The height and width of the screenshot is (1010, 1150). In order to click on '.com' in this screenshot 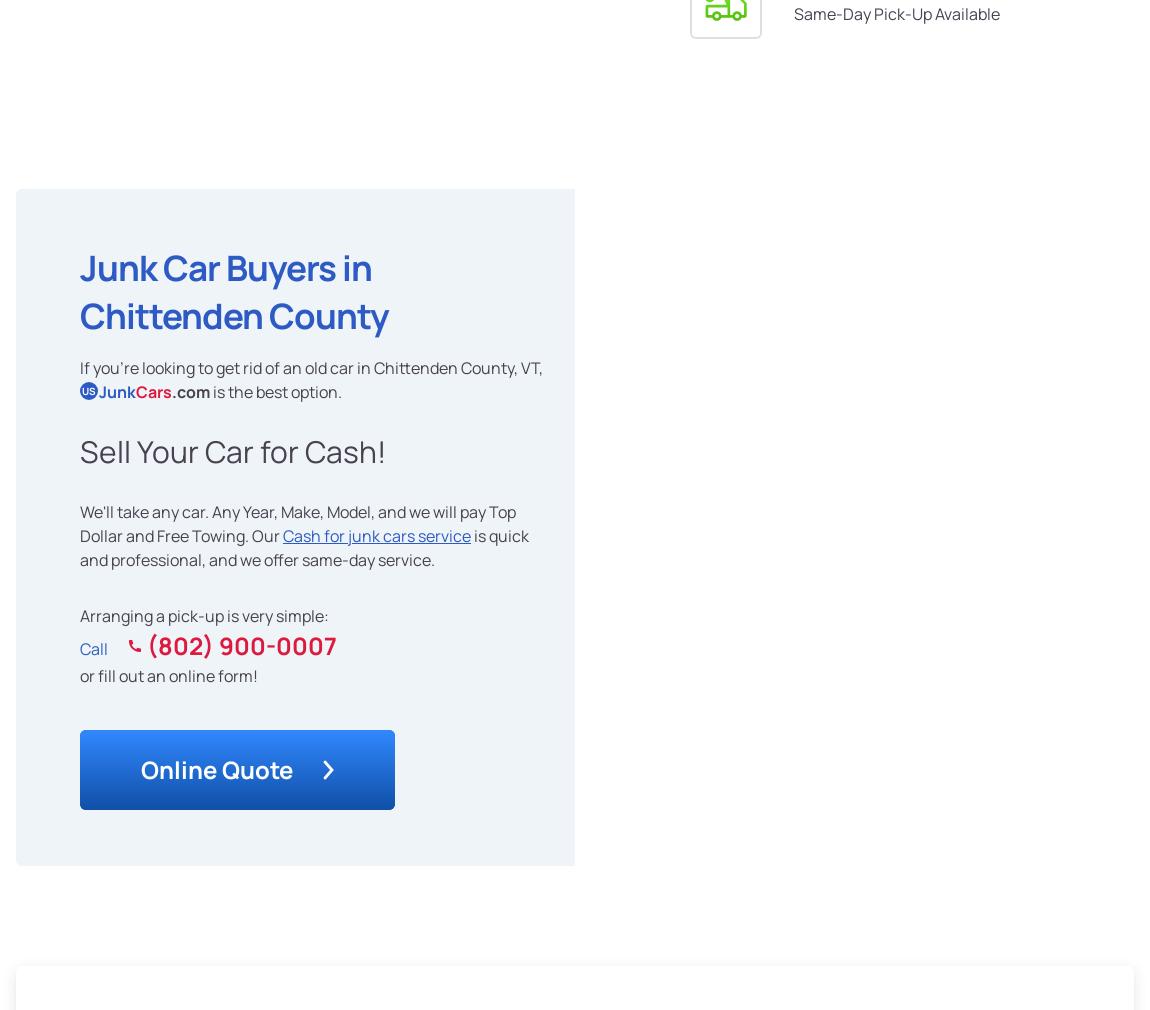, I will do `click(190, 390)`.